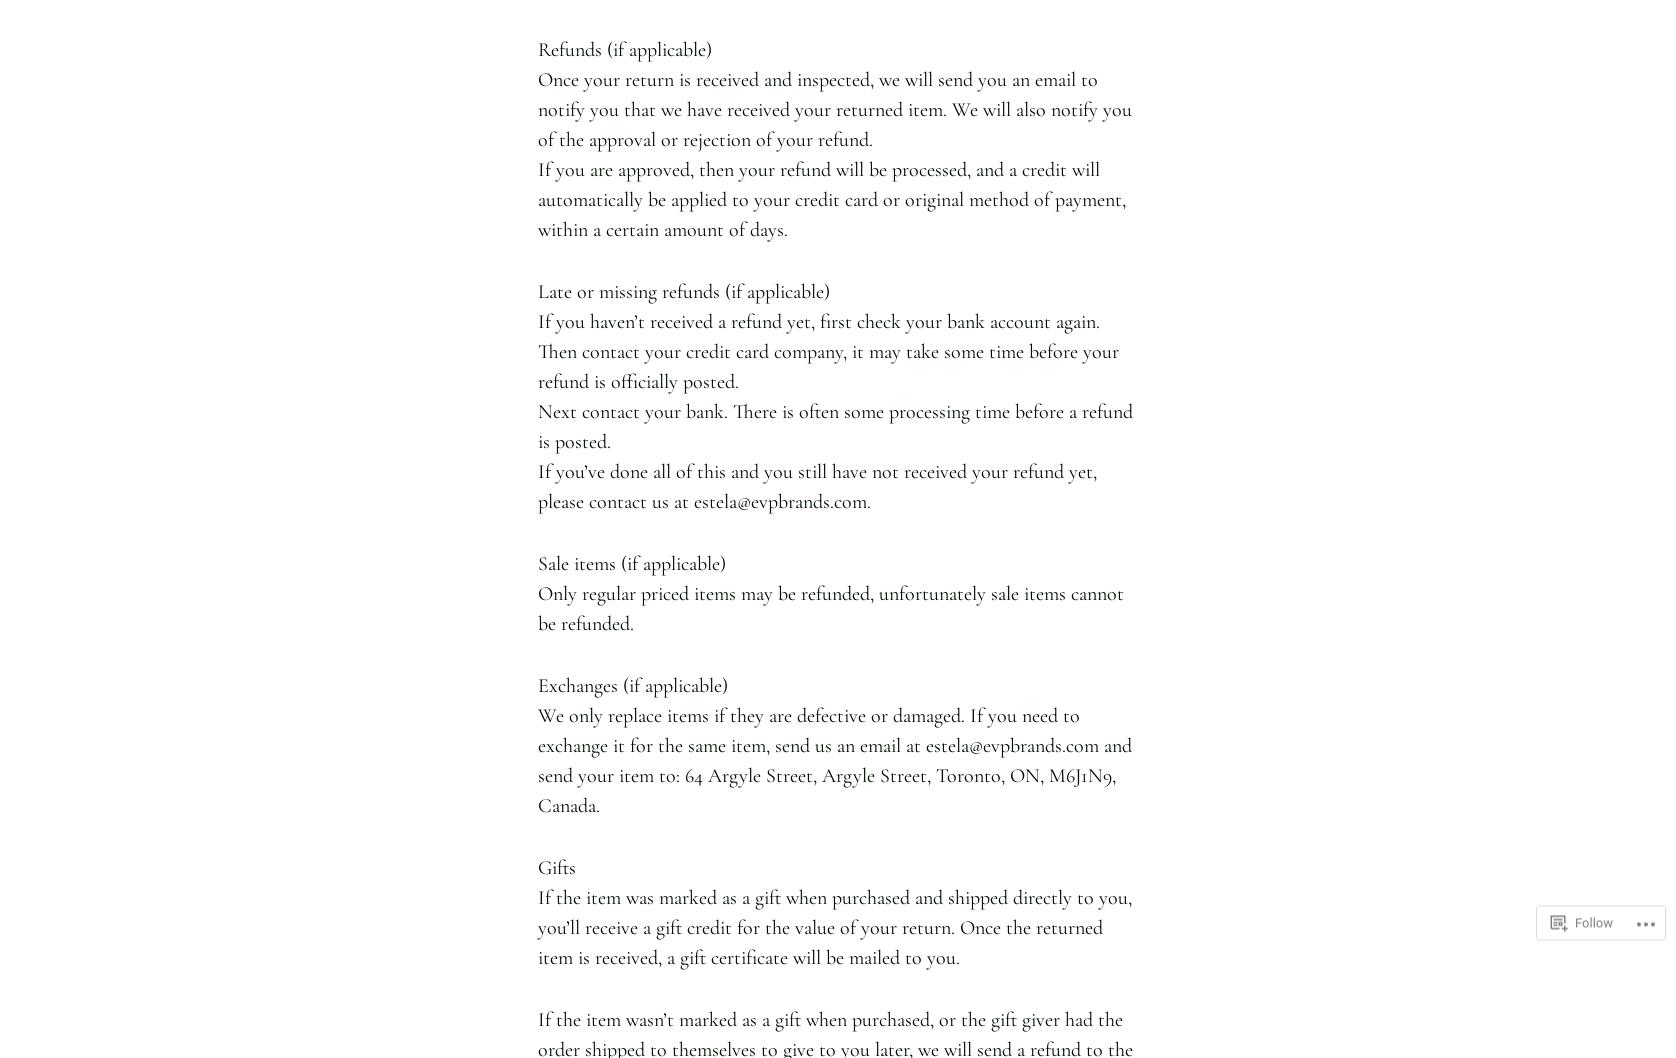  I want to click on 'Next contact your bank. There is often some processing time before a refund is posted.', so click(834, 425).